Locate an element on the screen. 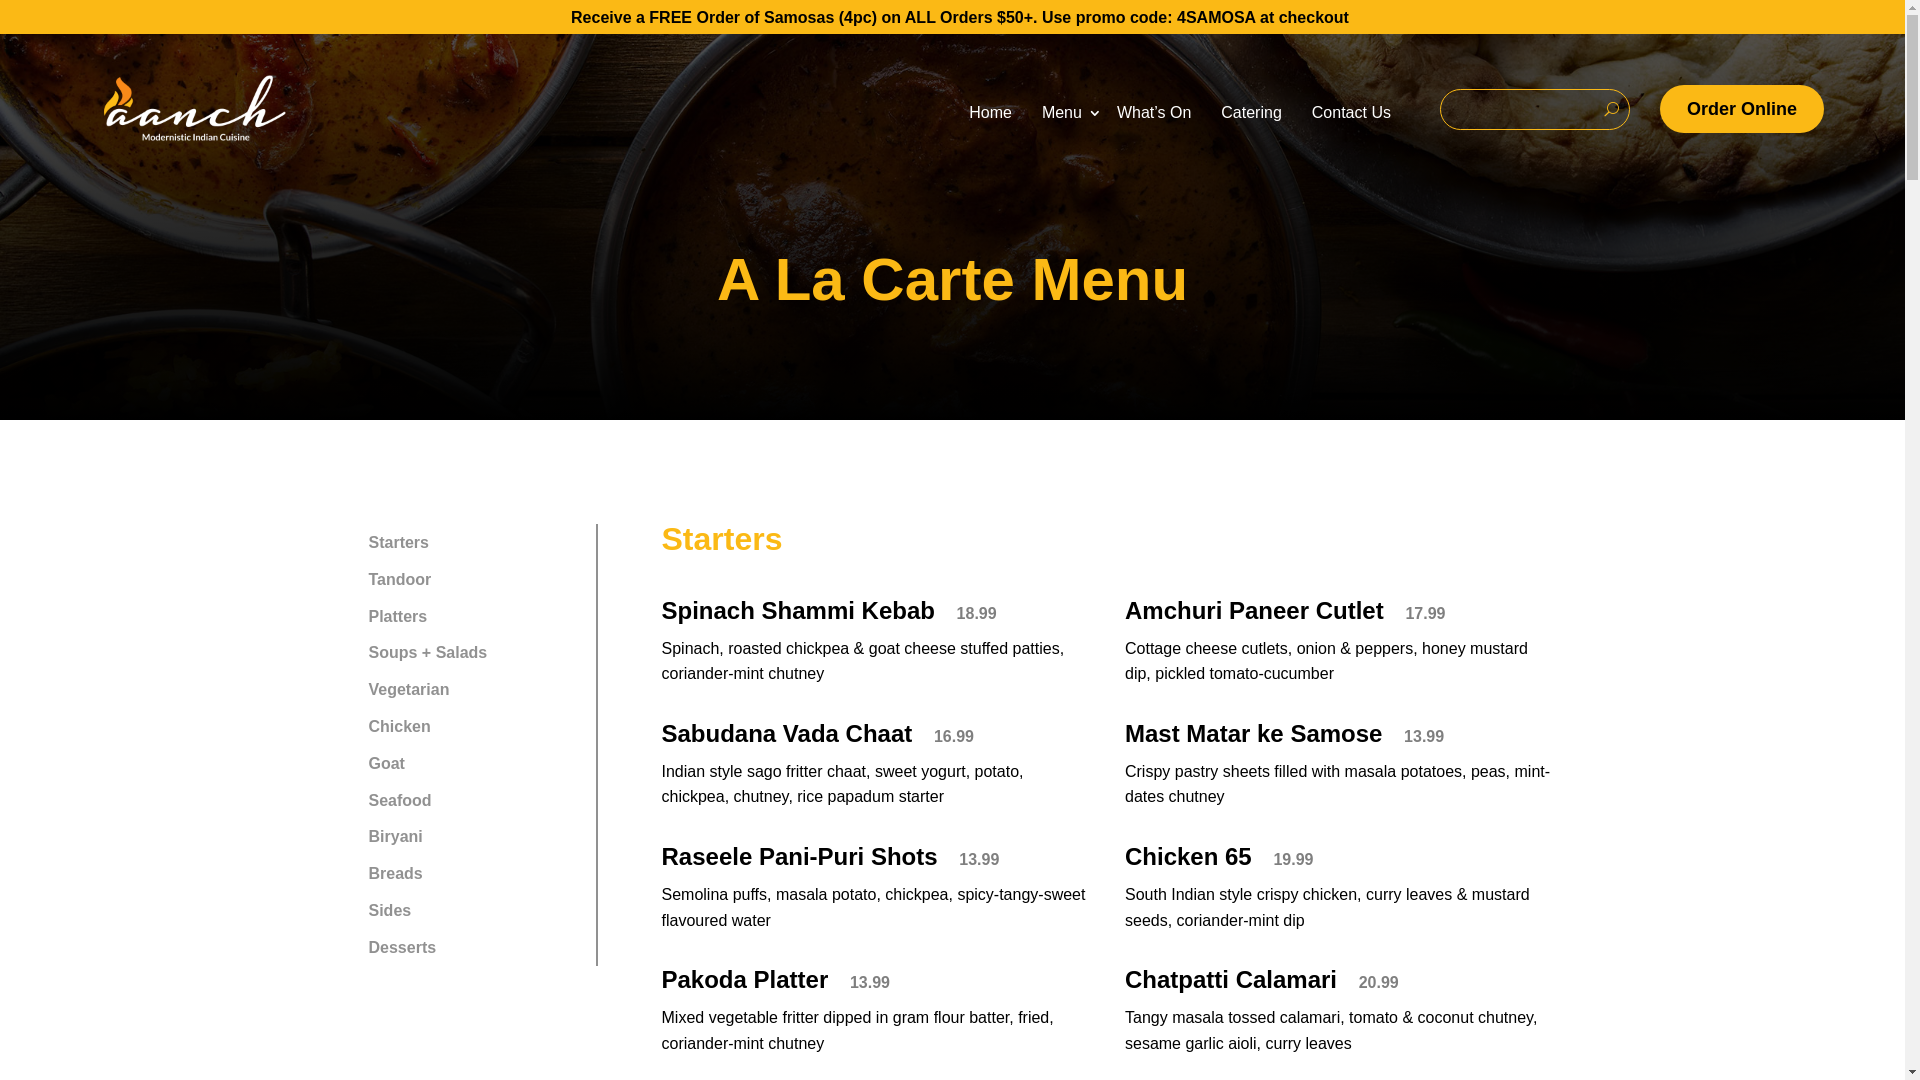  'Sides' is located at coordinates (474, 910).